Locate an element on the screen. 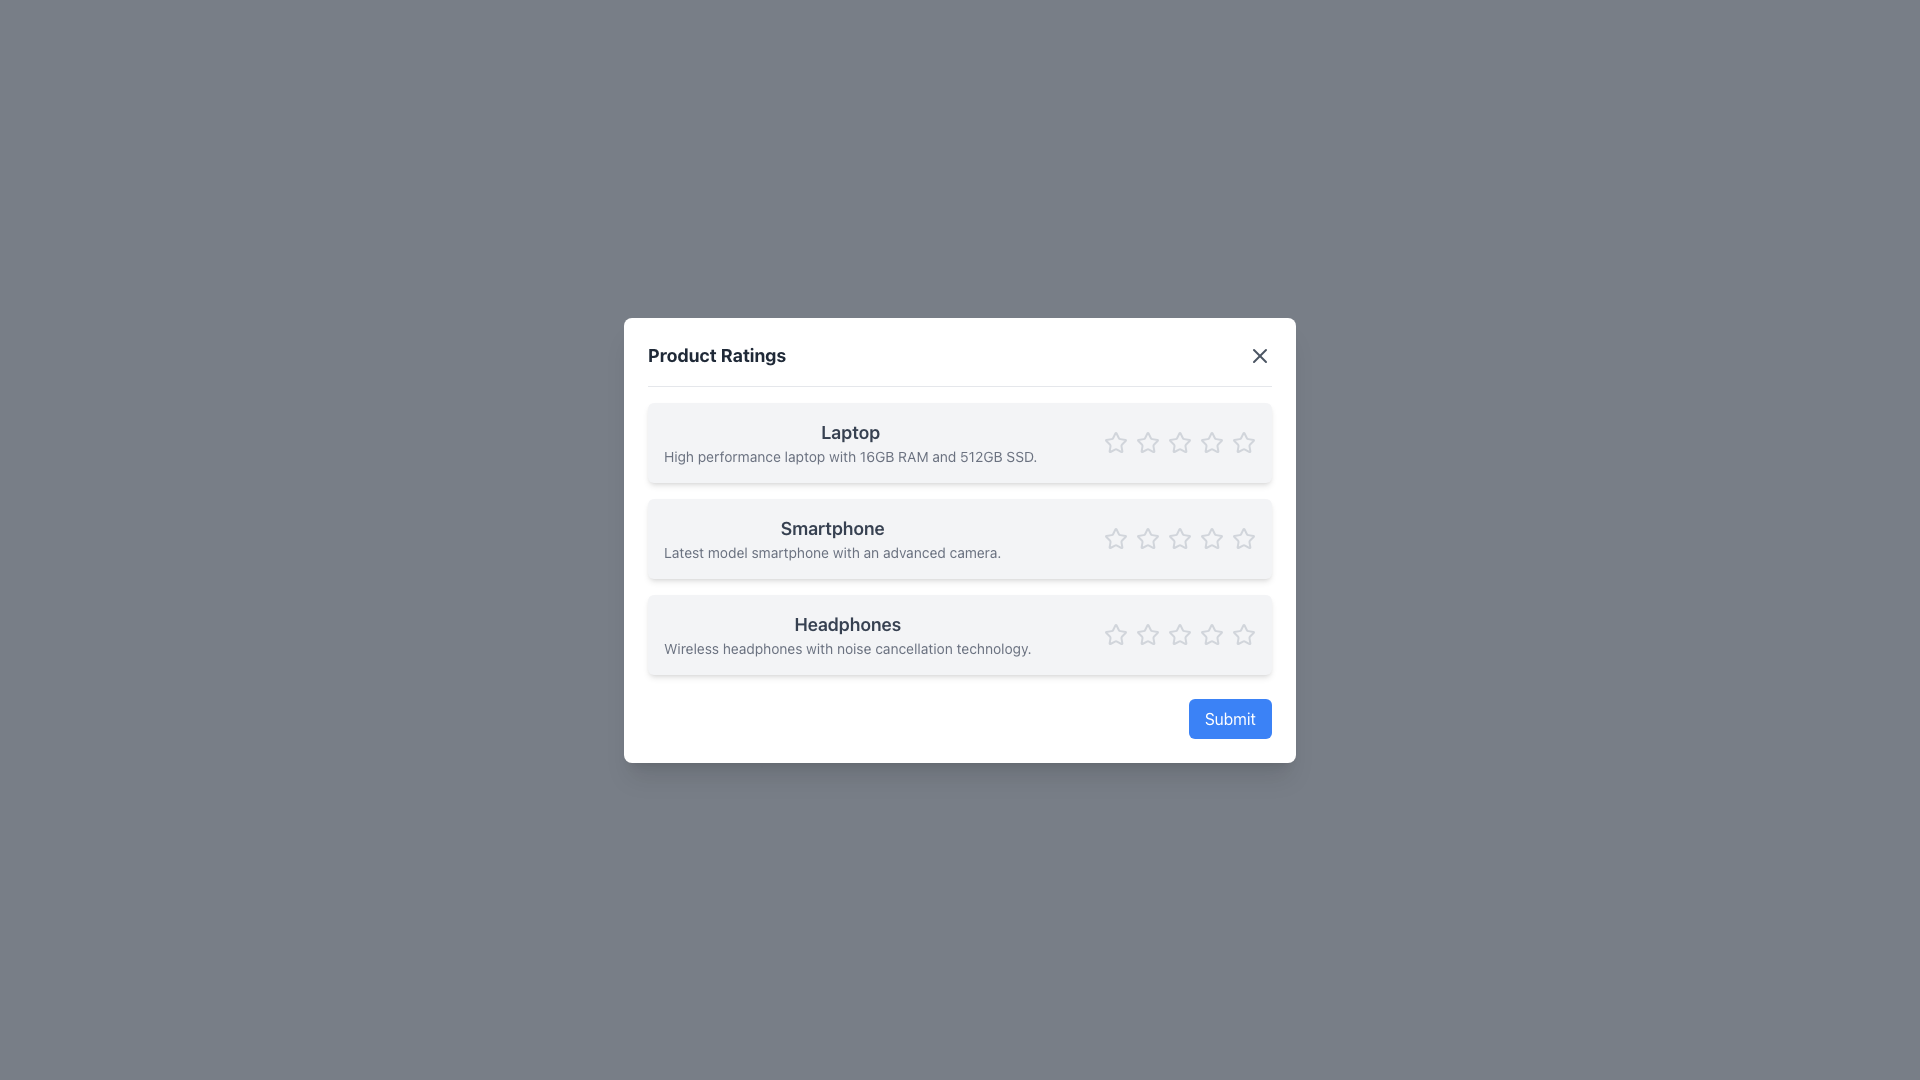  the fourth star is located at coordinates (1210, 536).